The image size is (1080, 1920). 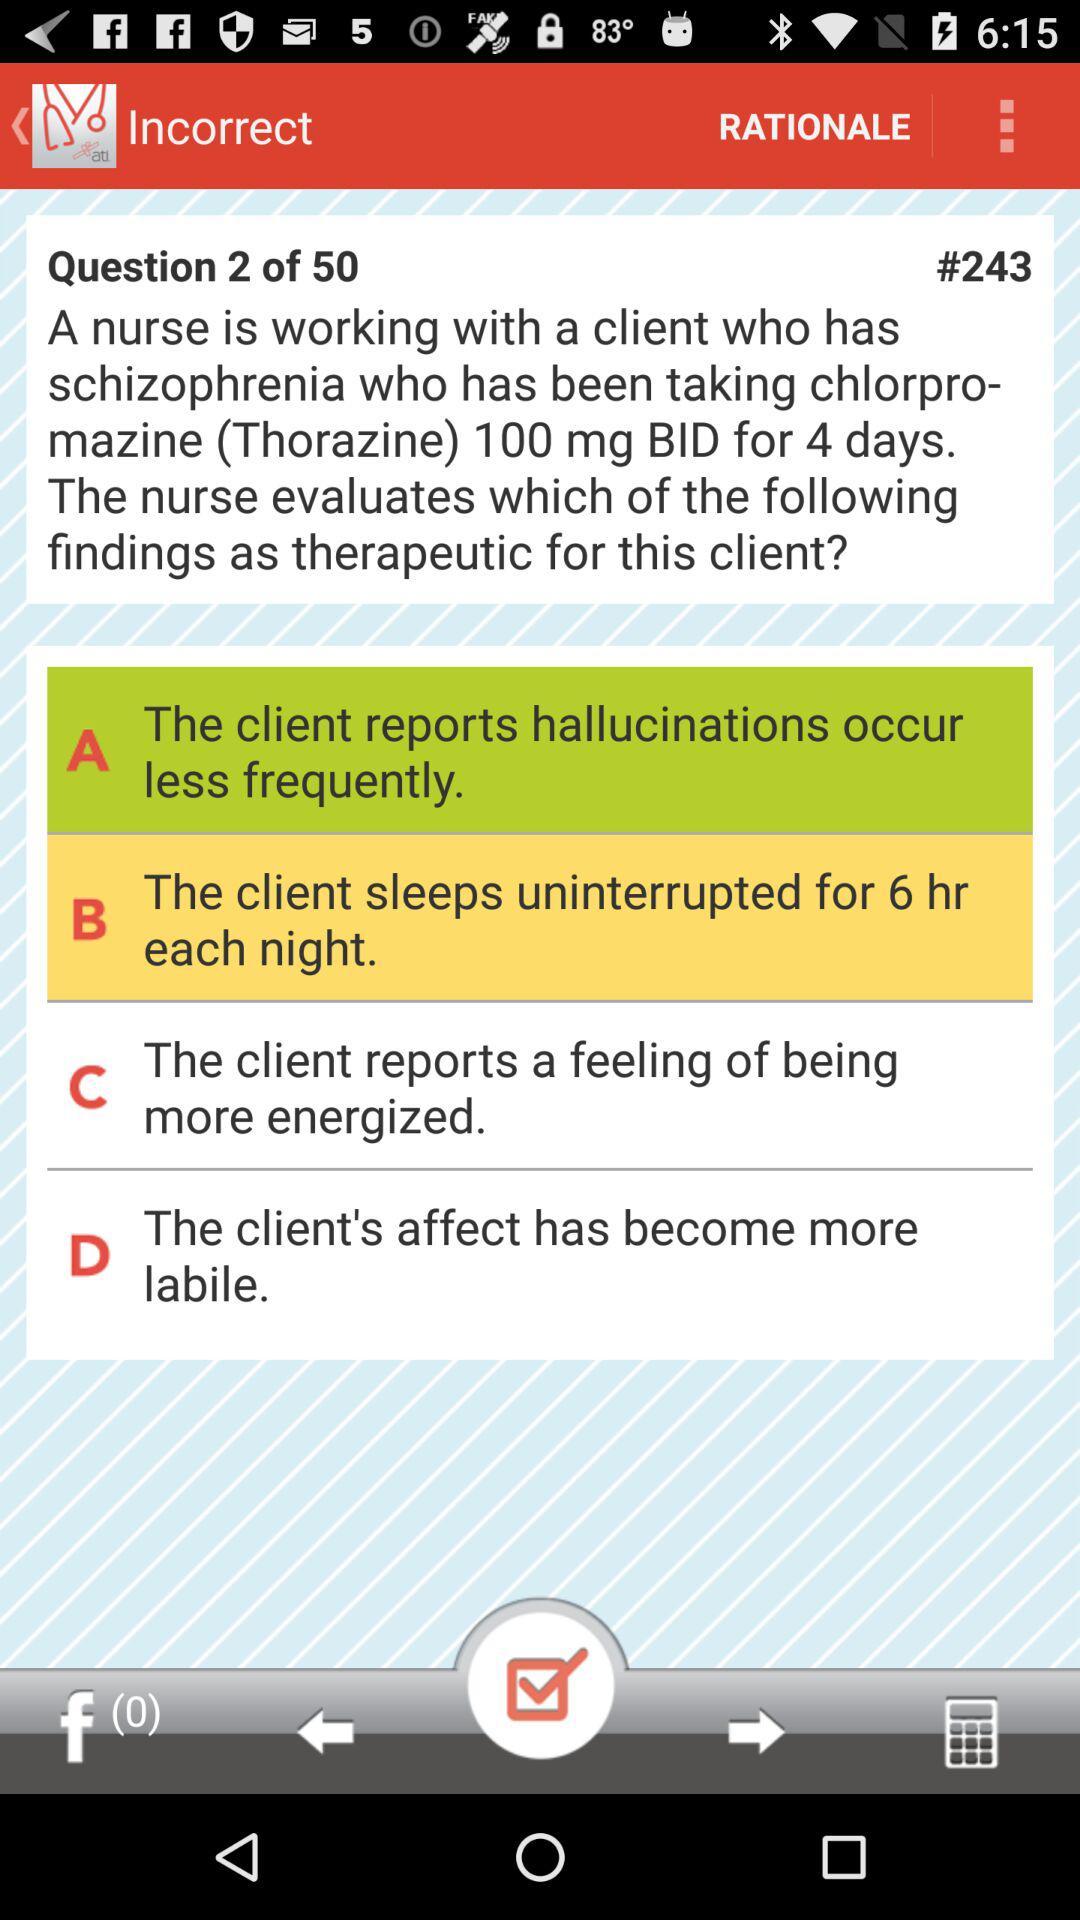 I want to click on select, so click(x=540, y=1677).